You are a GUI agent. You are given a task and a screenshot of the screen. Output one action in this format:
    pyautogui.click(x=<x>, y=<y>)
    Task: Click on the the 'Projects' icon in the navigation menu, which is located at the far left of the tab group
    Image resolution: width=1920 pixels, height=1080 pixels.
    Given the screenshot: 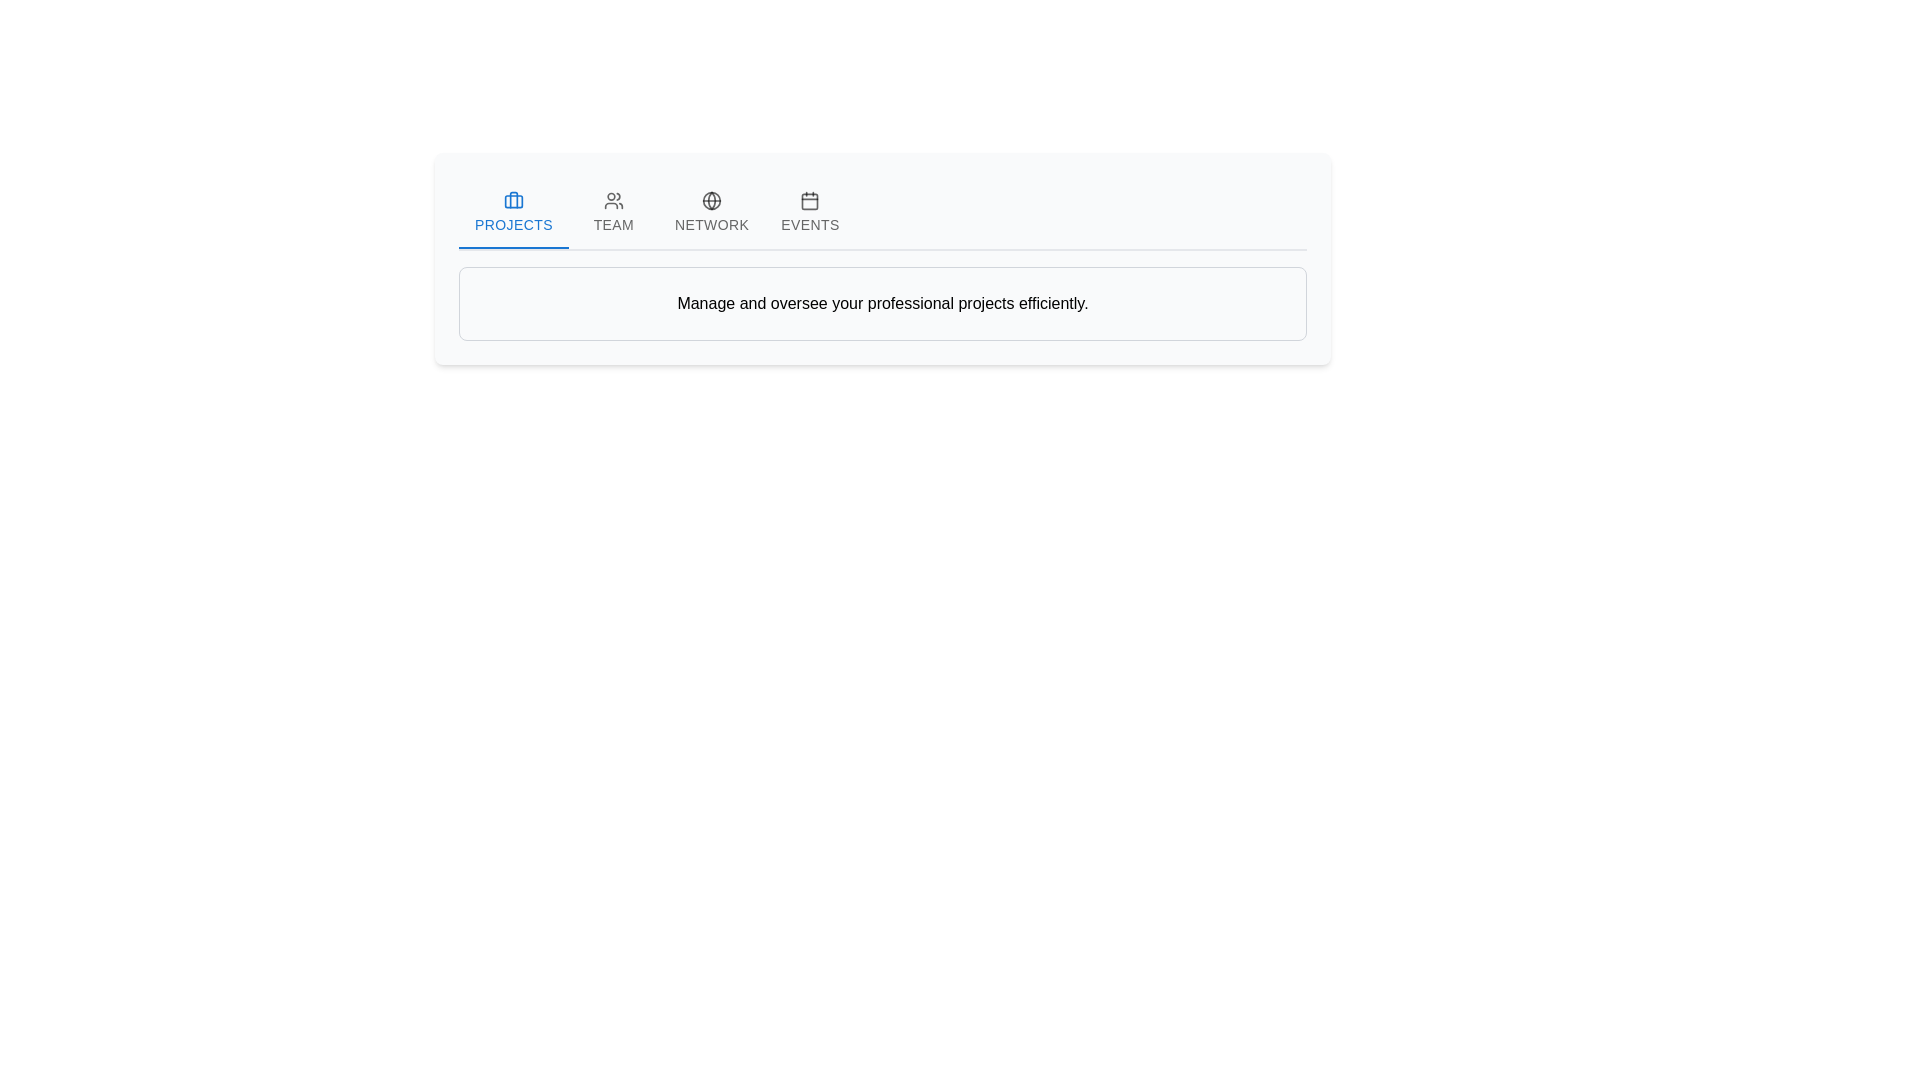 What is the action you would take?
    pyautogui.click(x=513, y=201)
    